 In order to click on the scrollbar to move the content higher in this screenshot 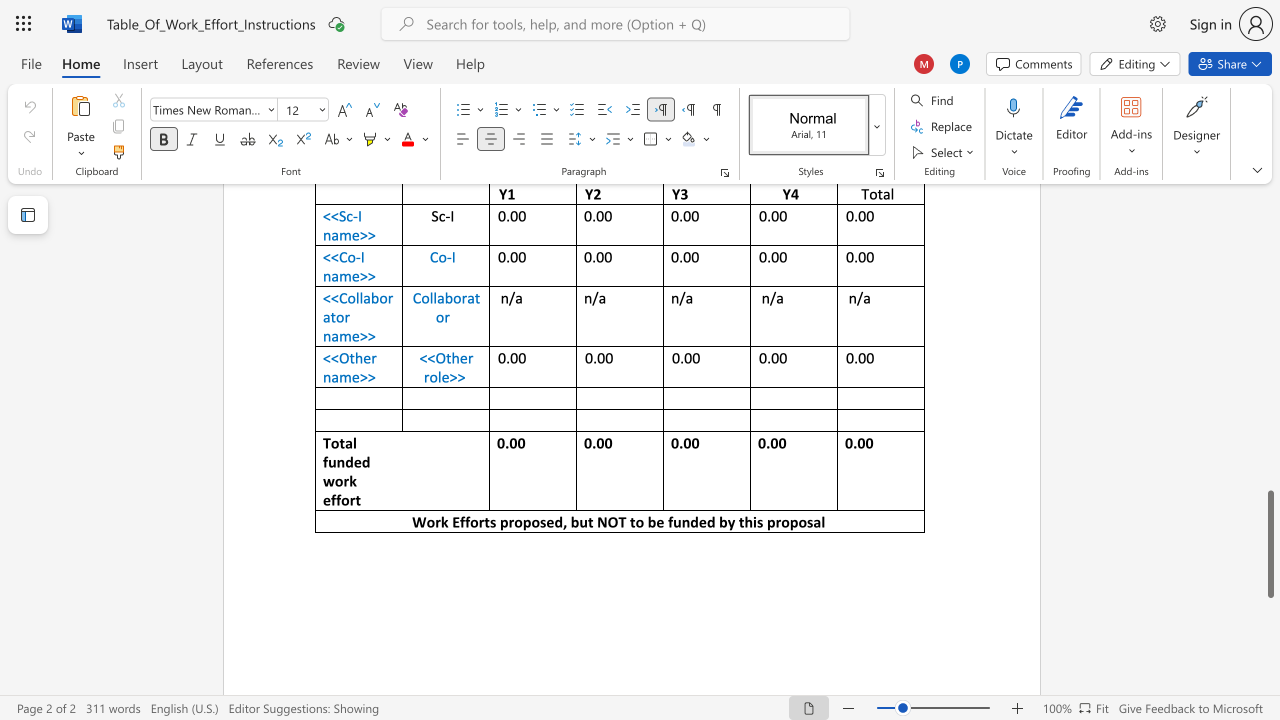, I will do `click(1269, 390)`.